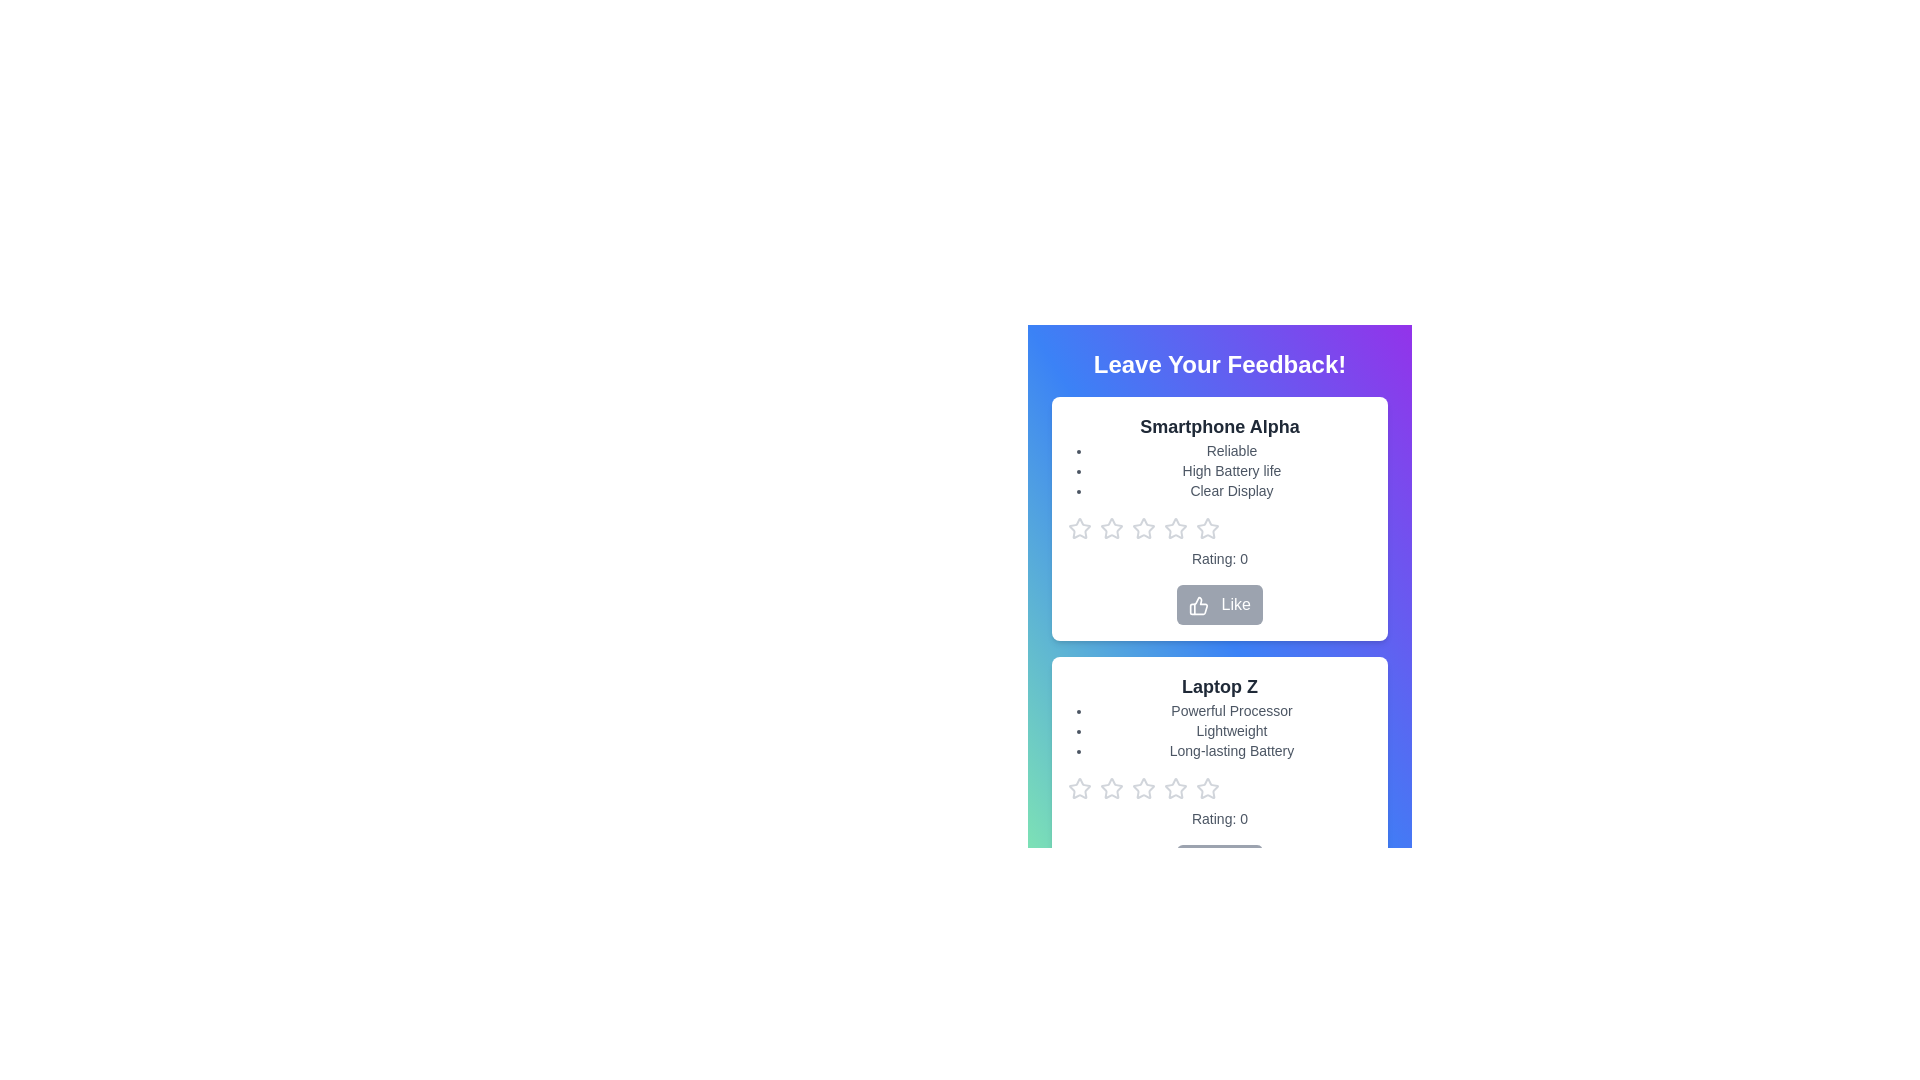  I want to click on the Text display indicating the current rating for 'Smartphone Alpha', which is currently set to 0 and located beneath the five-star icons and above the 'Like' button, so click(1218, 559).